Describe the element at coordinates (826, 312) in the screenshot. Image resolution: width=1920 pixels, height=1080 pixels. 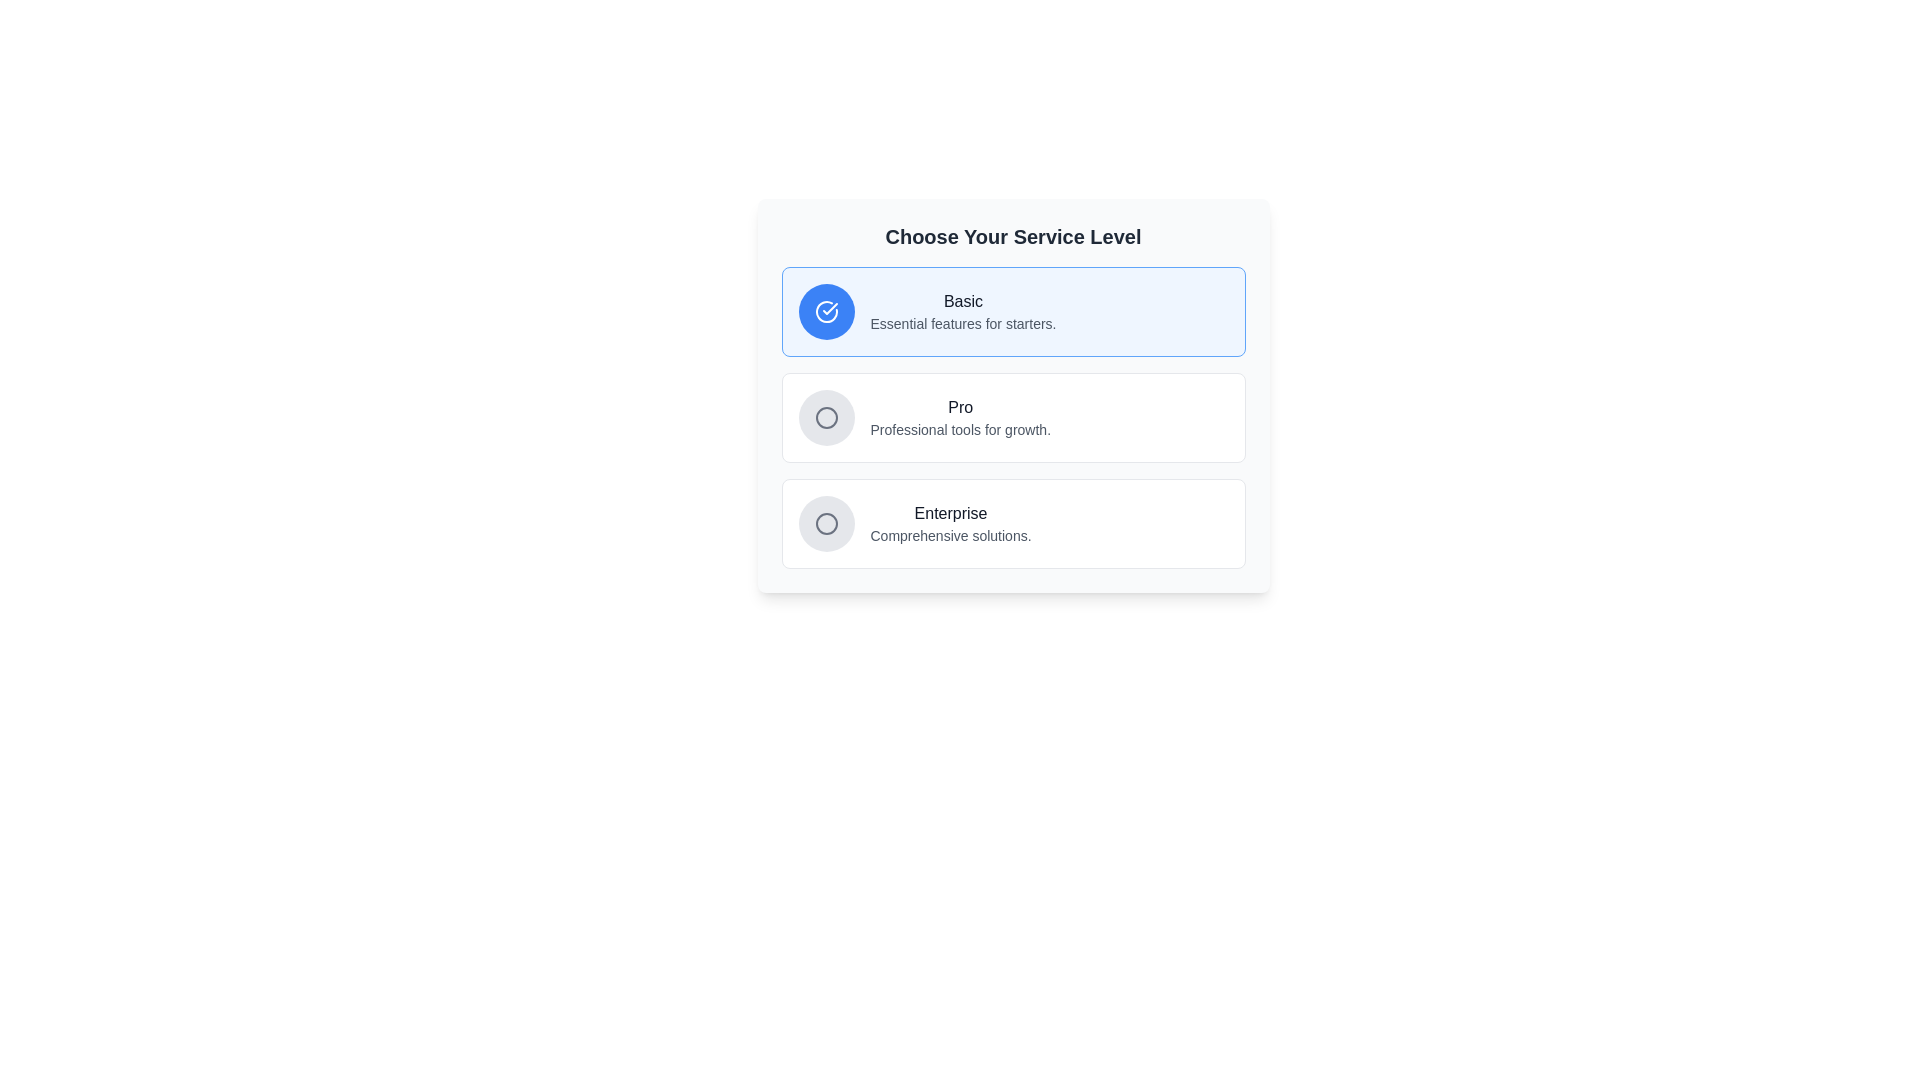
I see `the icon representing the 'Basic' service level selection, located in the blue-highlighted area above the text 'Basic'` at that location.